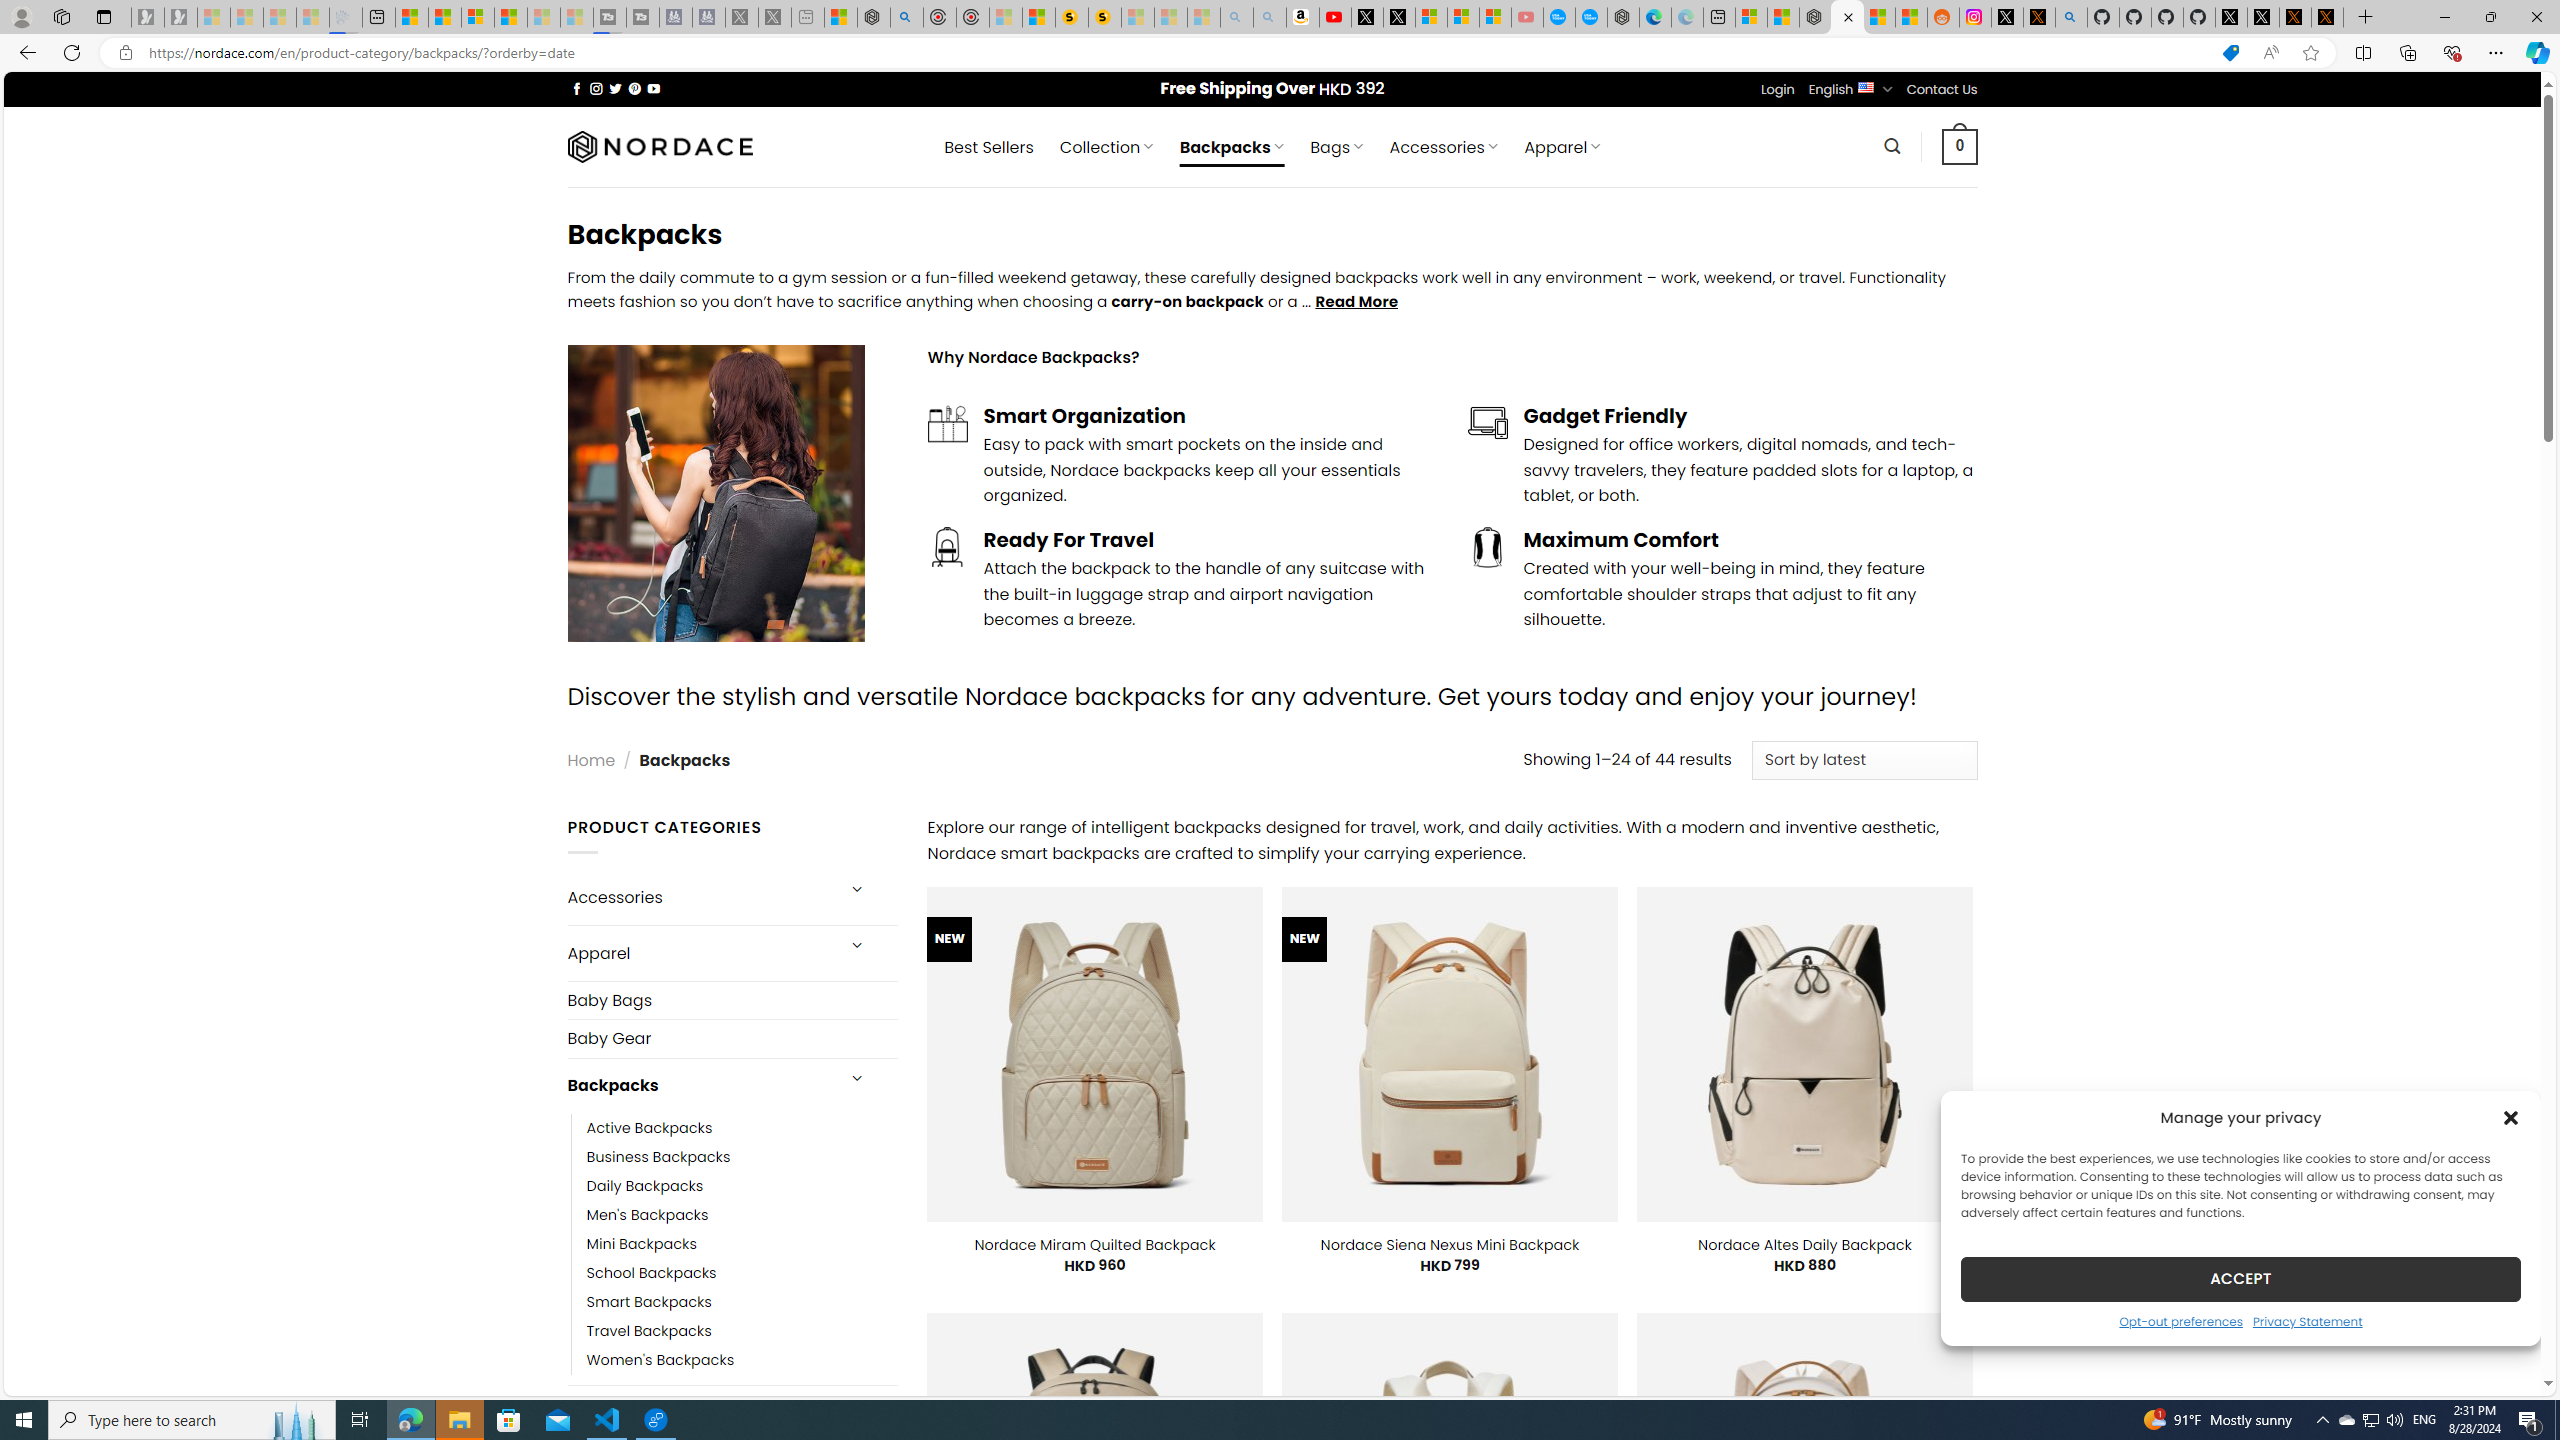  Describe the element at coordinates (741, 1302) in the screenshot. I see `'Smart Backpacks'` at that location.